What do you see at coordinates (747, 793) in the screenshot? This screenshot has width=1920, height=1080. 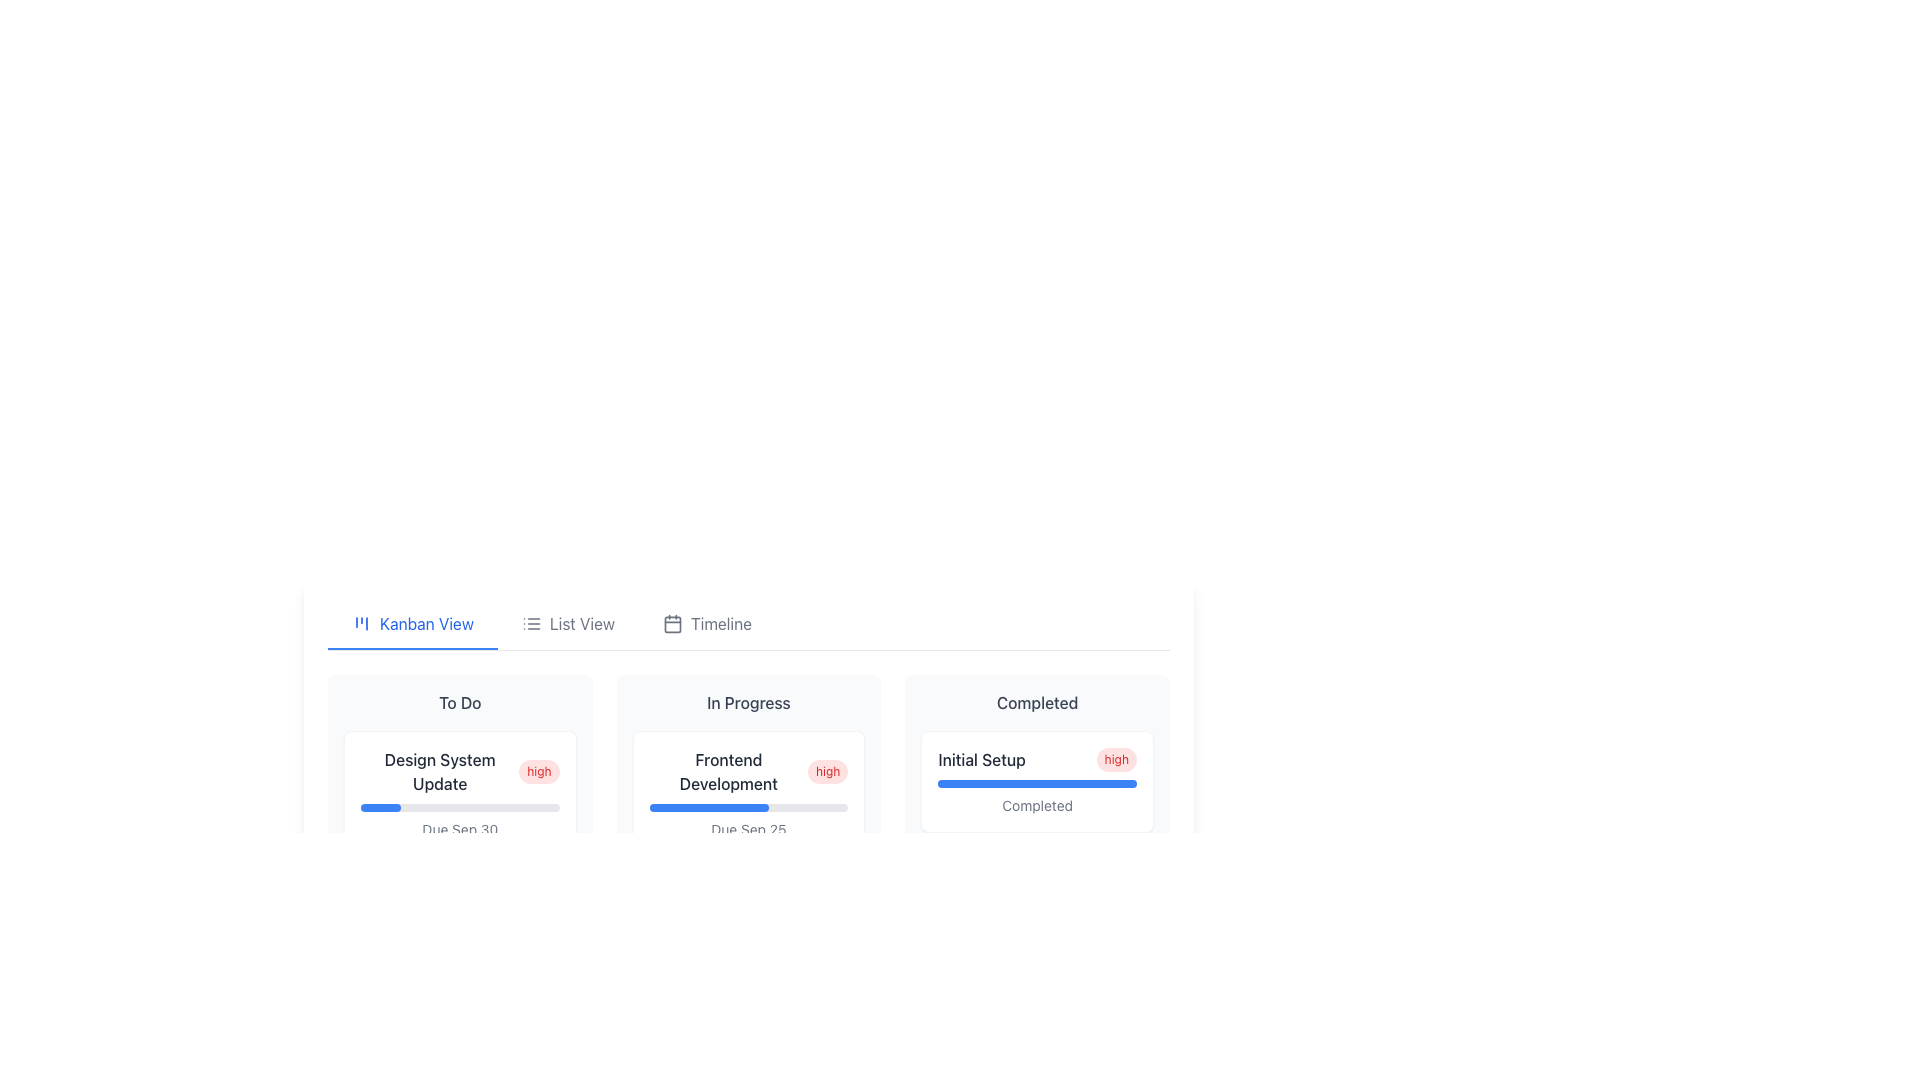 I see `the 'Frontend Development' task card from the 'In Progress' column` at bounding box center [747, 793].